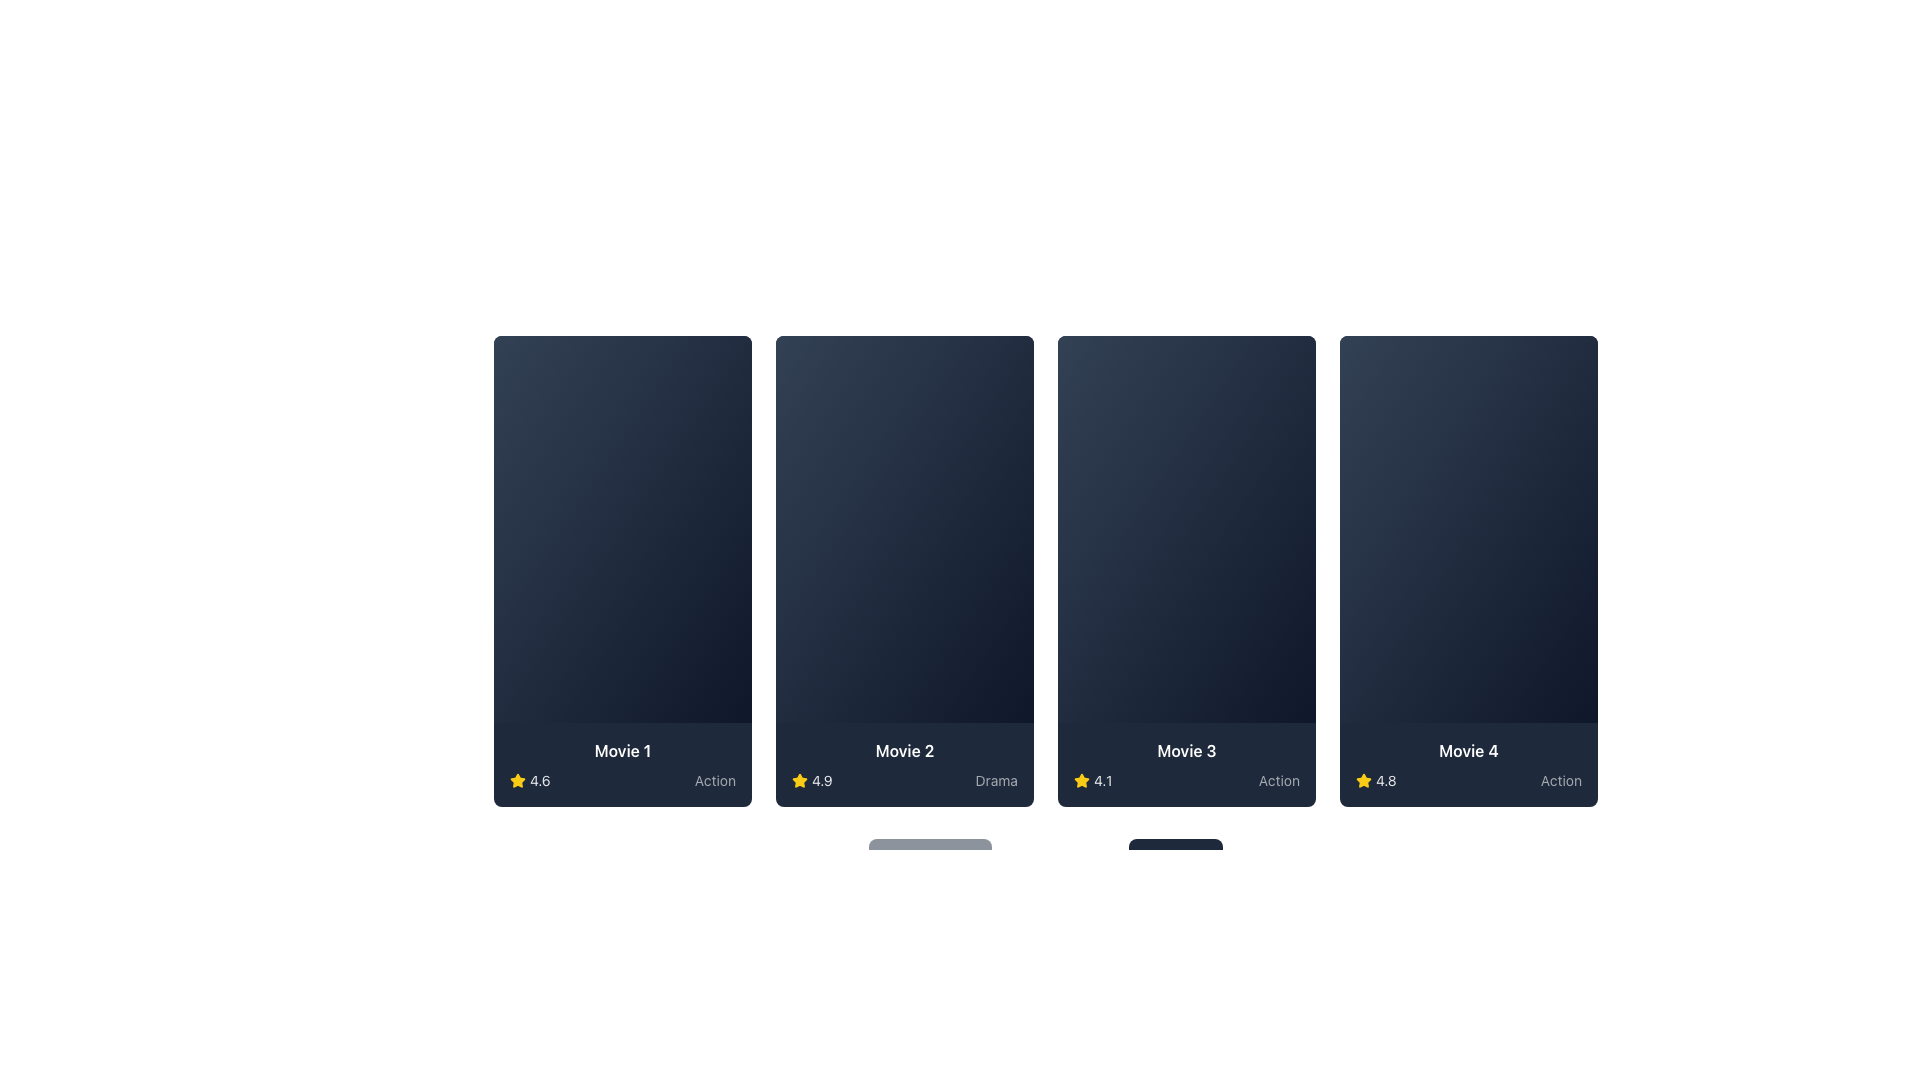 The image size is (1920, 1080). I want to click on text from the text label that says 'Action,' located at the bottom-right corner of the fourth card in the horizontally arranged list of cards, so click(1560, 779).